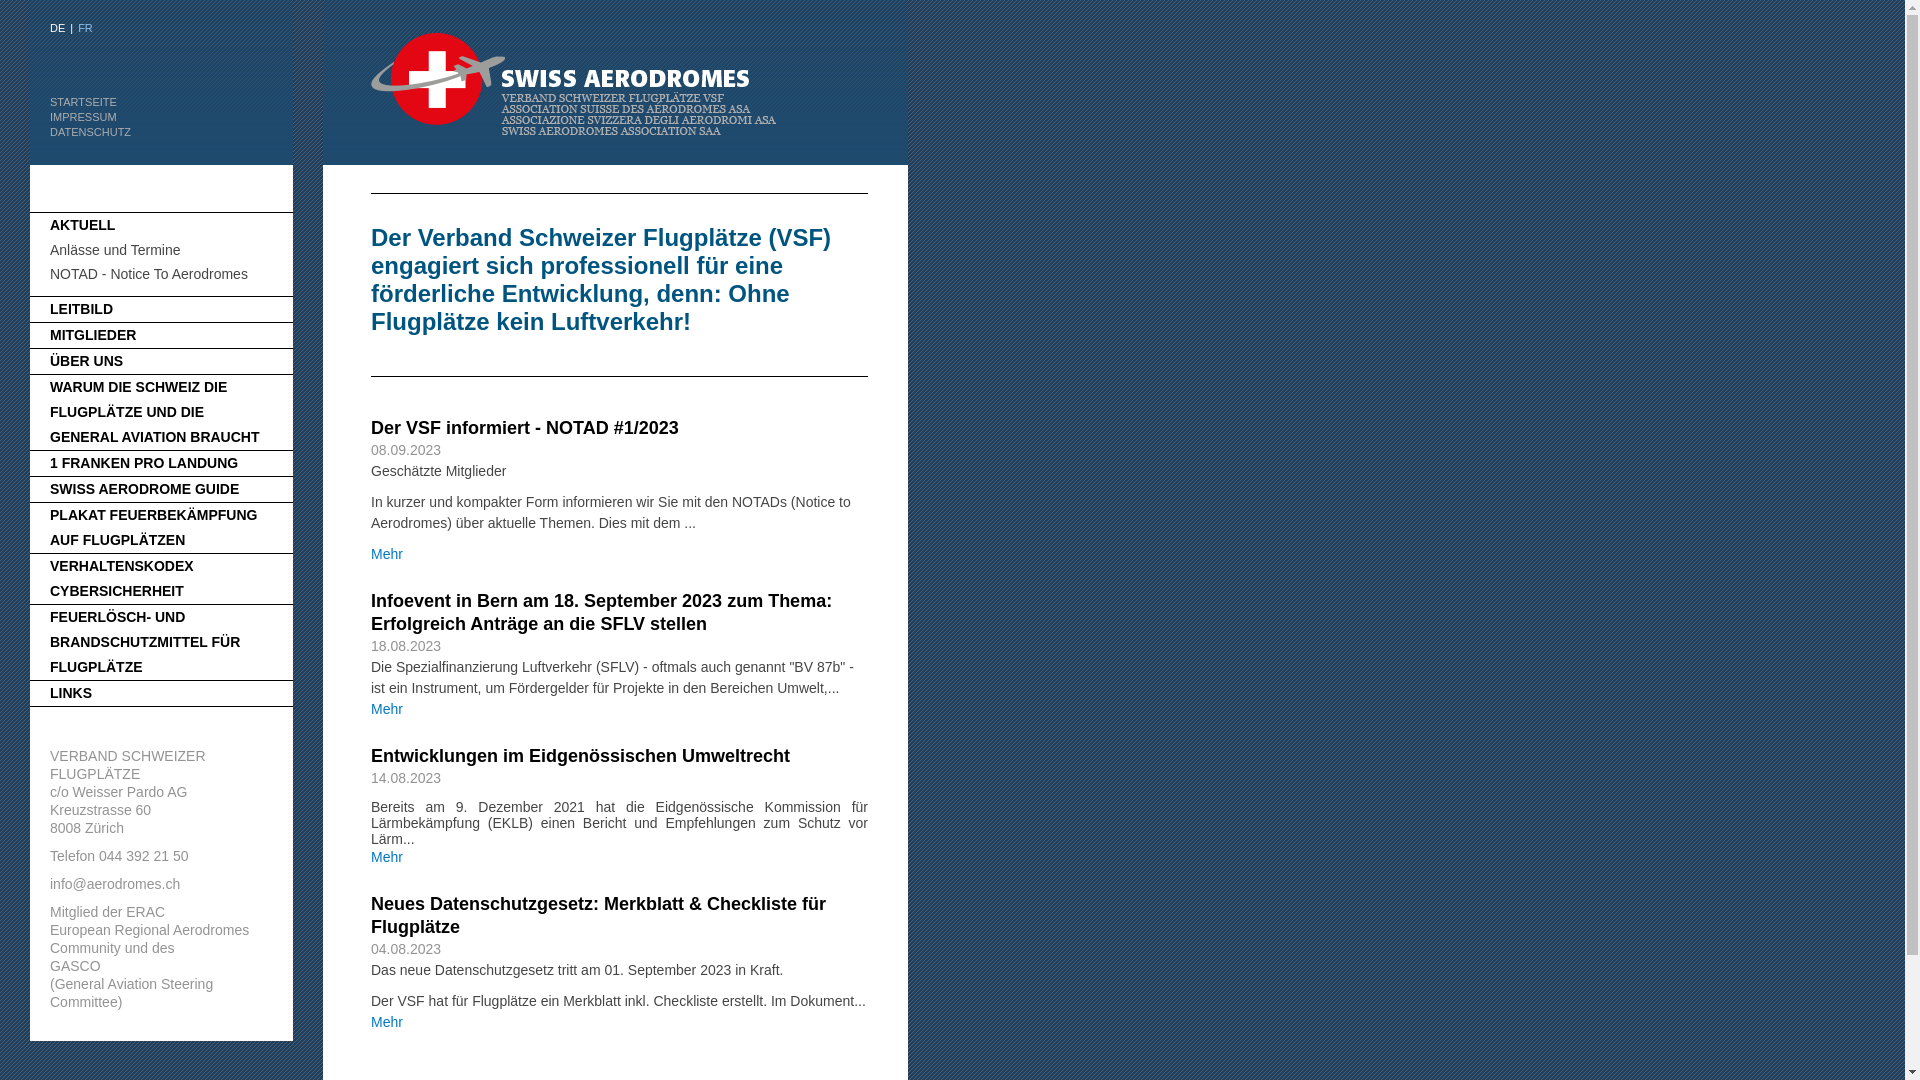  What do you see at coordinates (120, 578) in the screenshot?
I see `'VERHALTENSKODEX CYBERSICHERHEIT'` at bounding box center [120, 578].